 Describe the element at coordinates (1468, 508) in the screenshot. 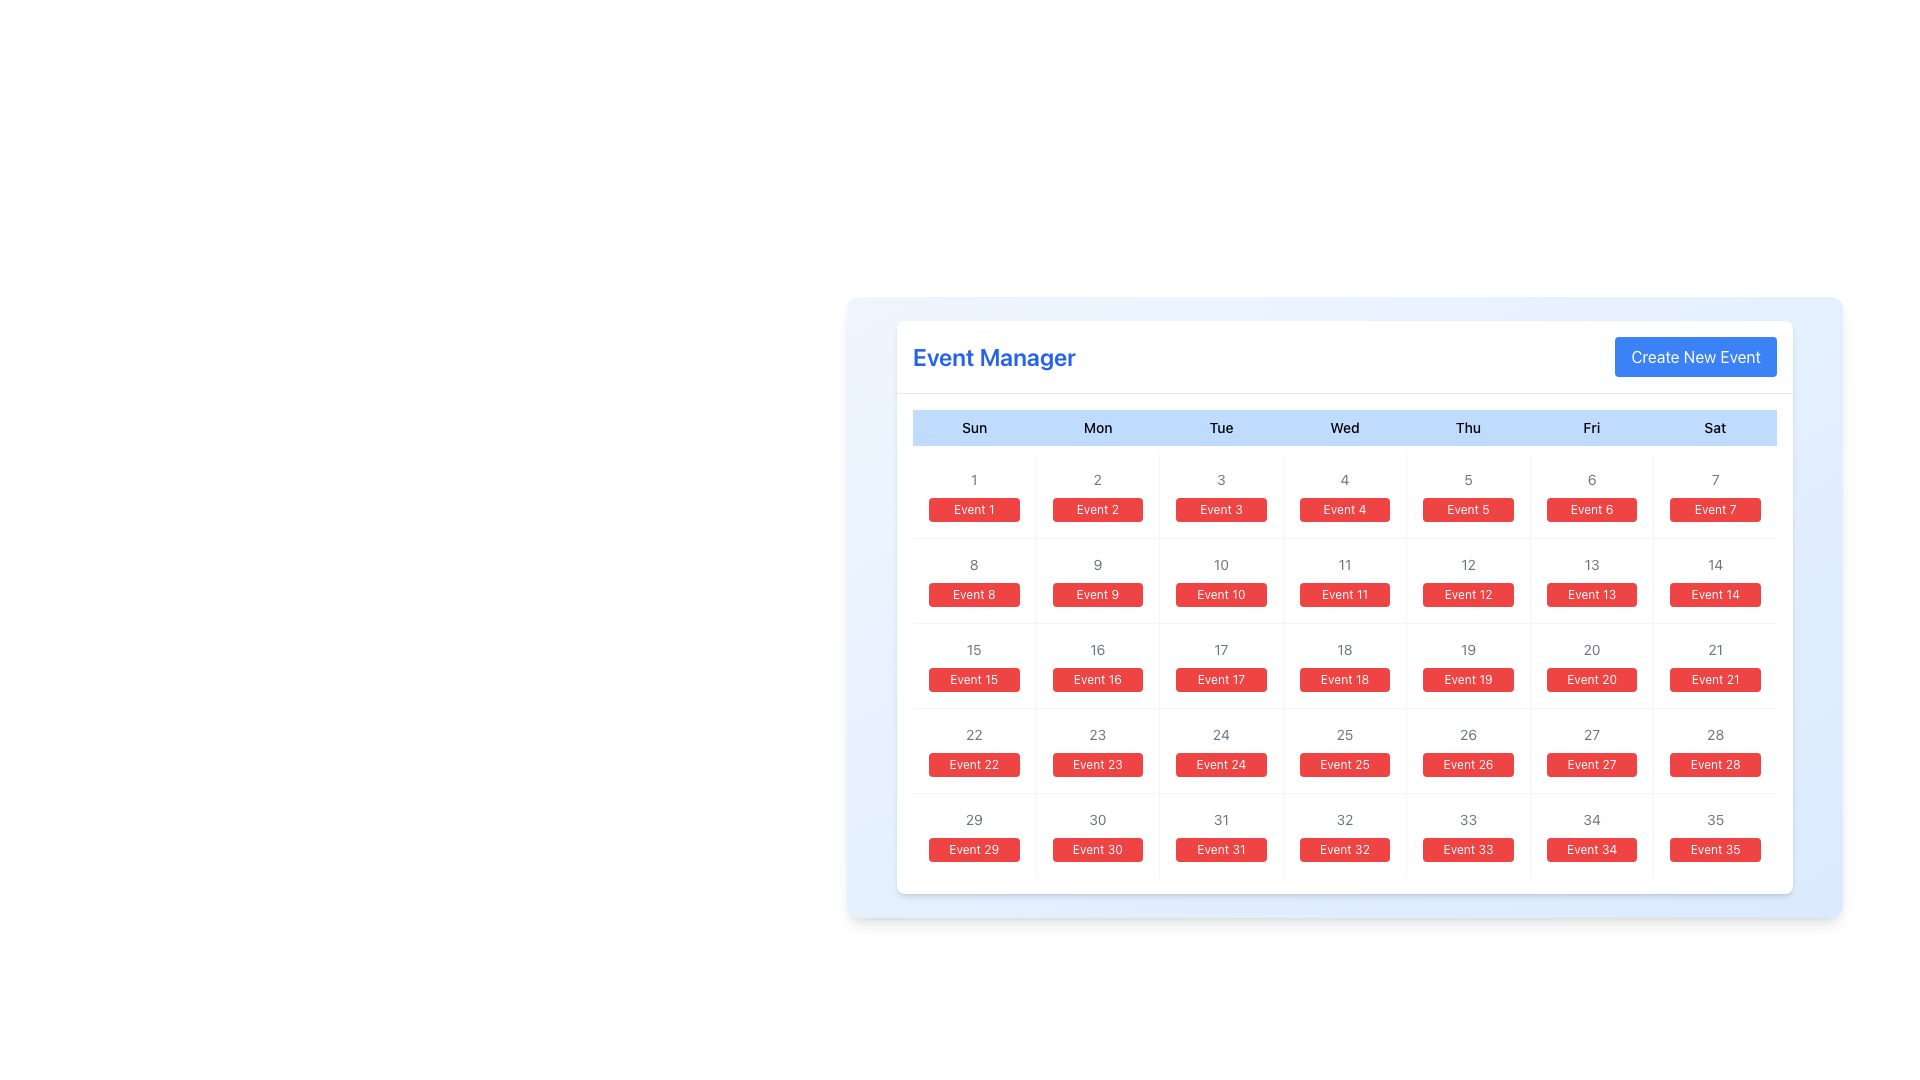

I see `the button representing the fifth event in the calendar located in the Thursday column` at that location.